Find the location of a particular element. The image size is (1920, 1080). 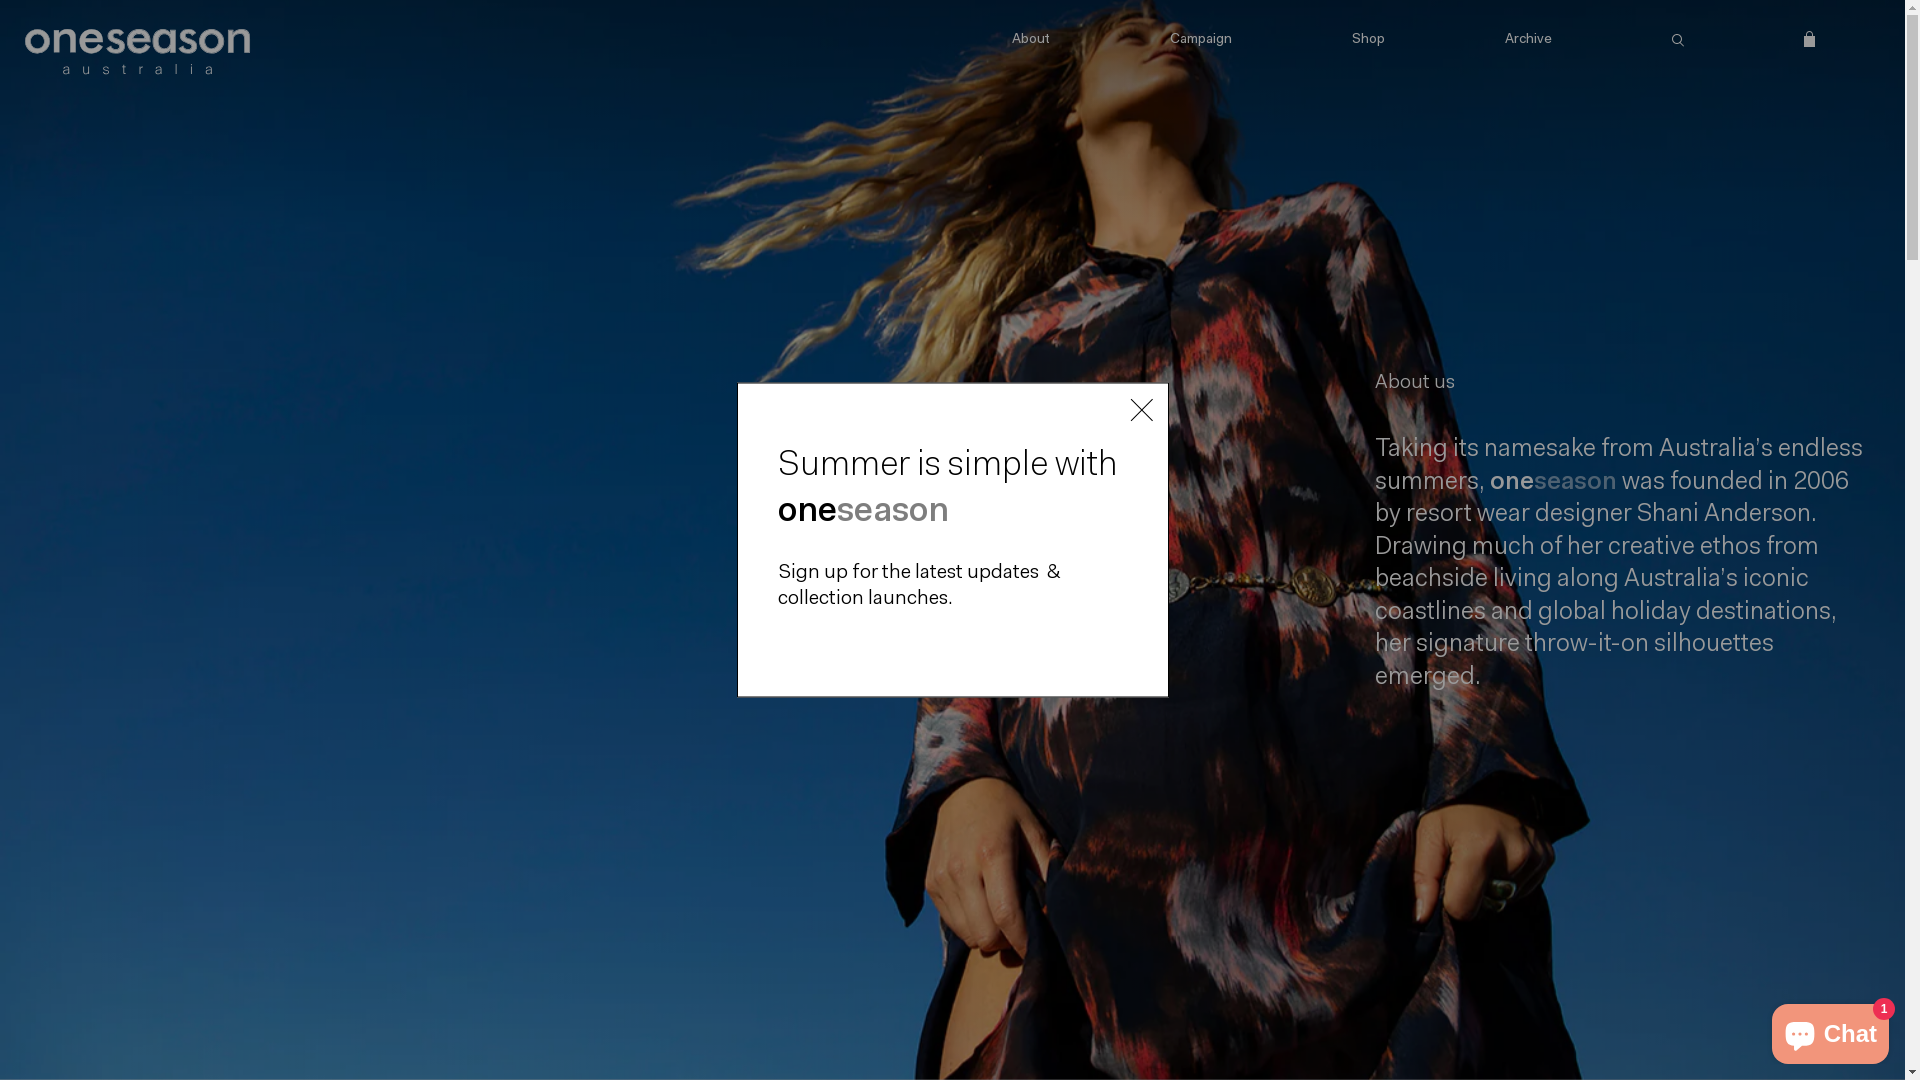

'Campaign' is located at coordinates (1200, 42).